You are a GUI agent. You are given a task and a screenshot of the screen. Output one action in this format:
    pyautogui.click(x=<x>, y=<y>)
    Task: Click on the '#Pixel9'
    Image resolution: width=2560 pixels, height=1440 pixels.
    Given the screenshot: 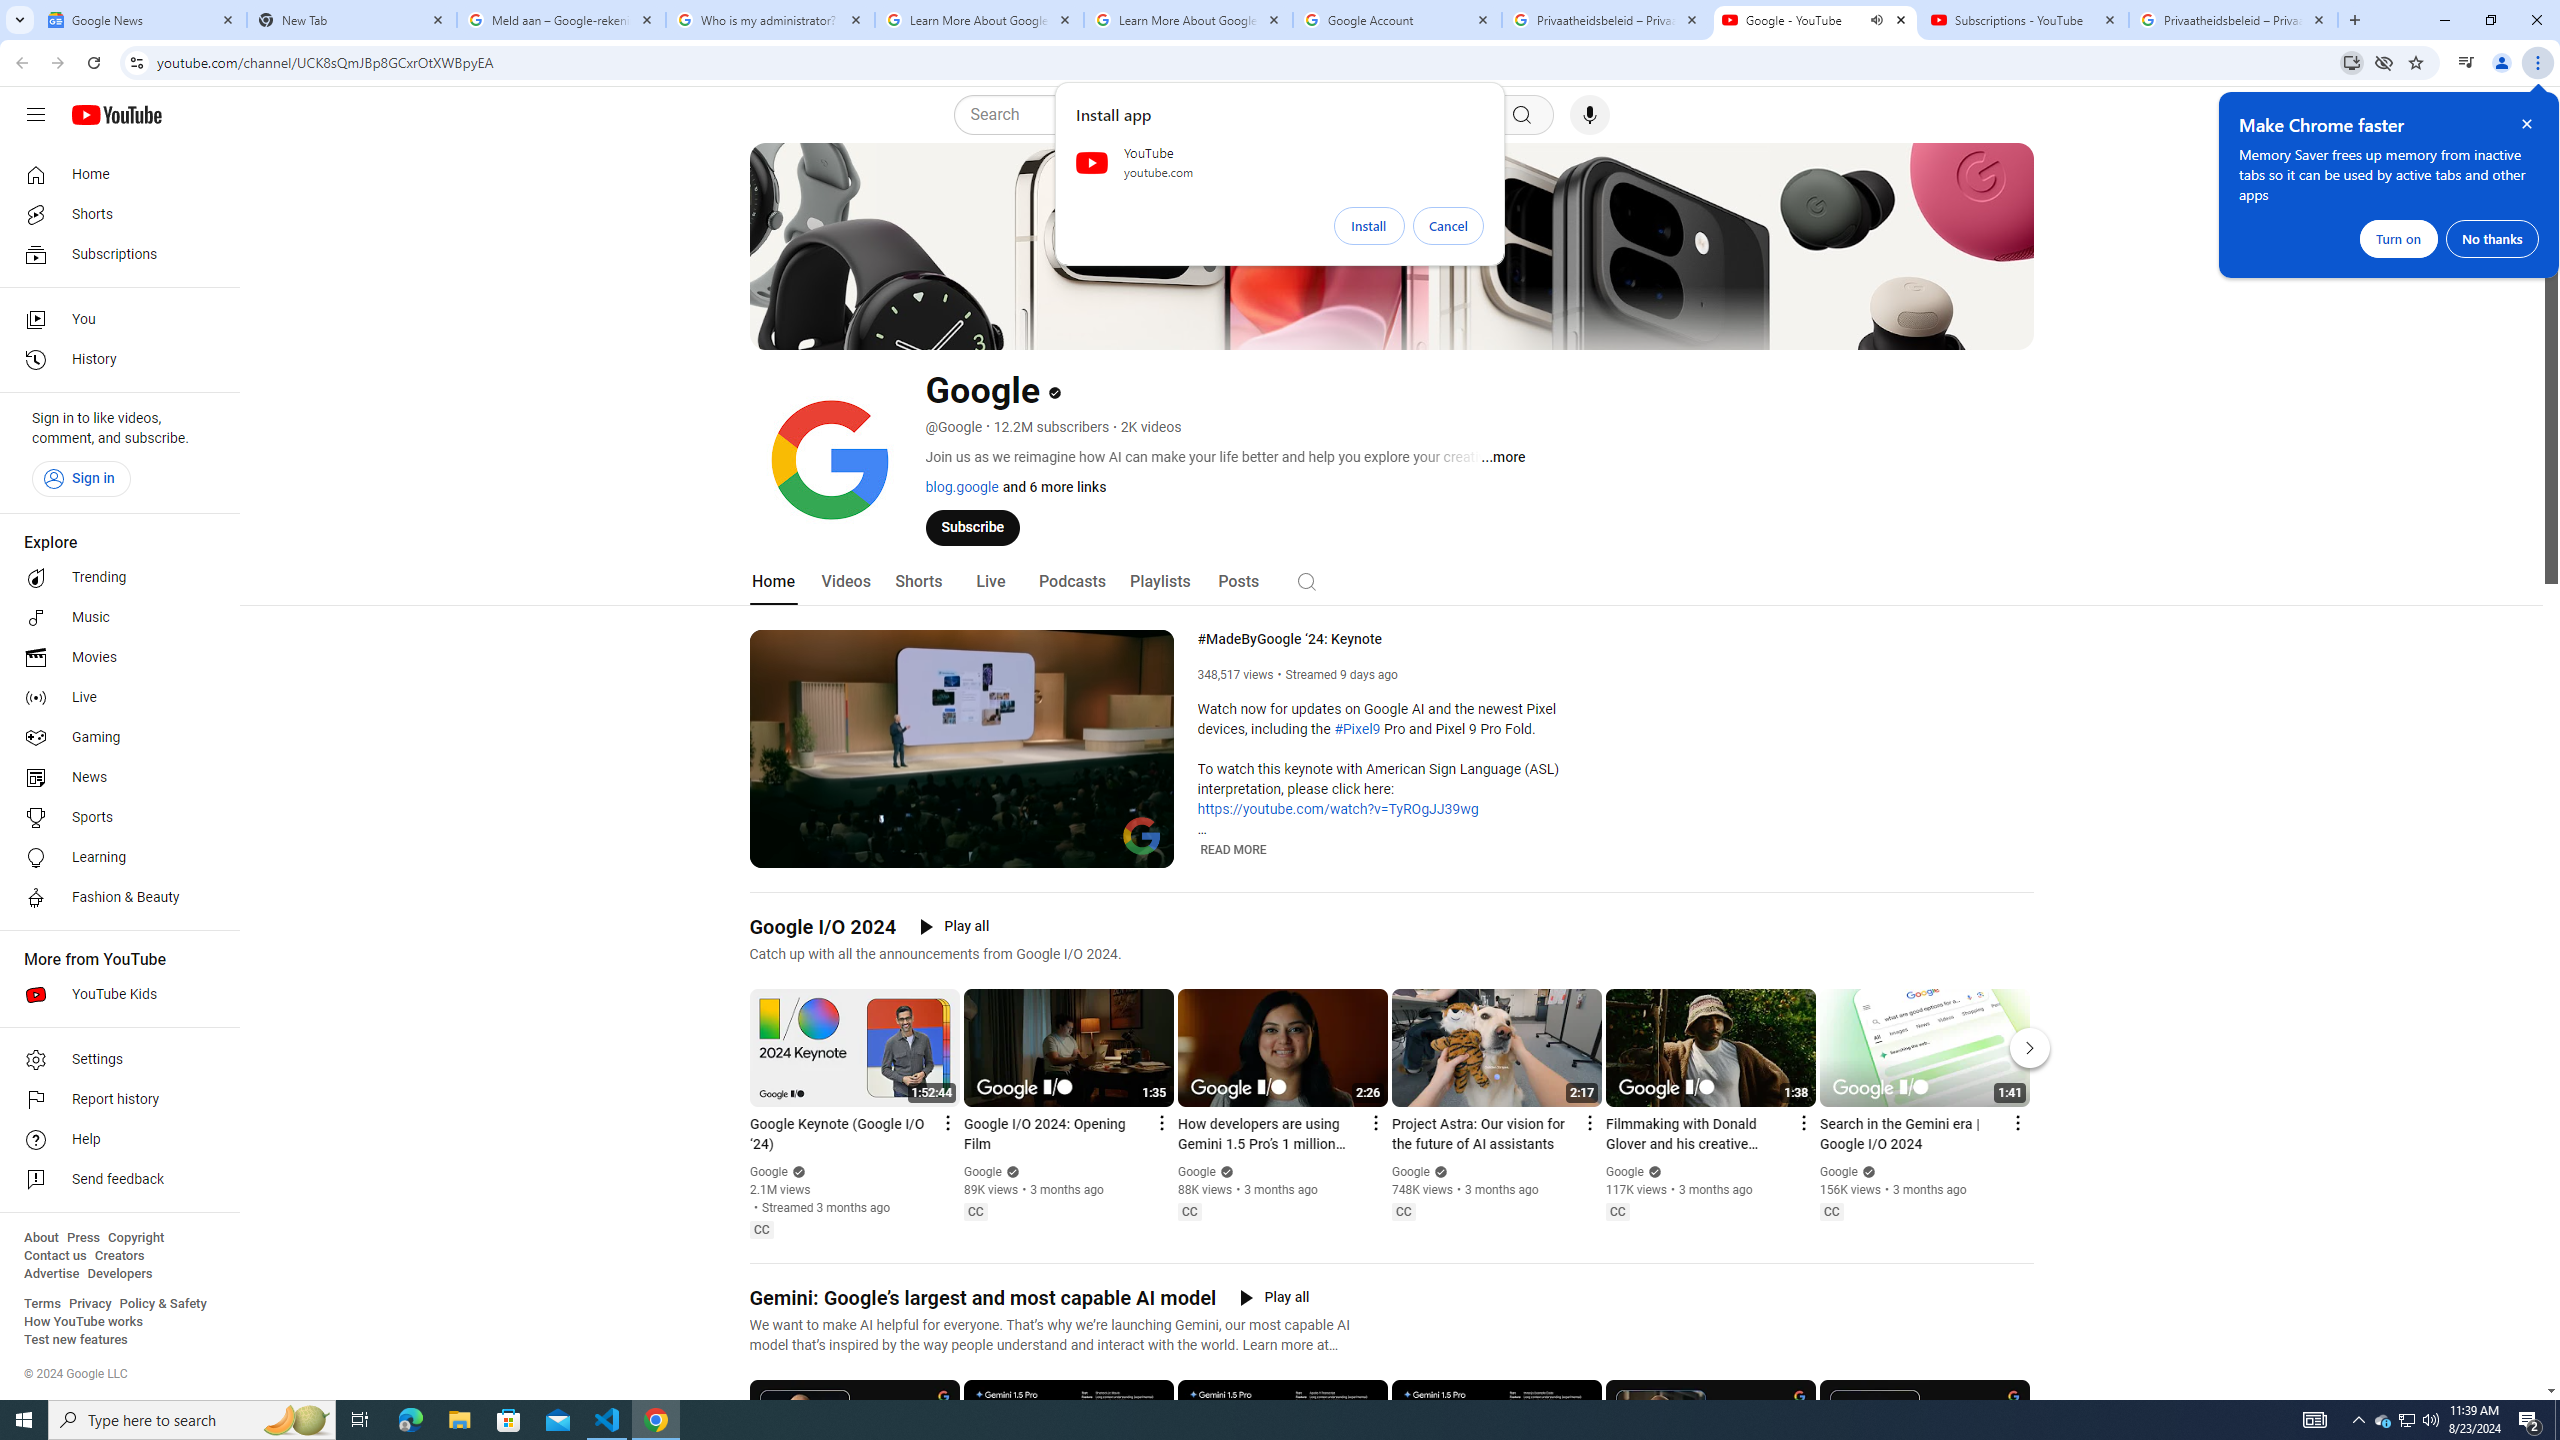 What is the action you would take?
    pyautogui.click(x=1356, y=729)
    